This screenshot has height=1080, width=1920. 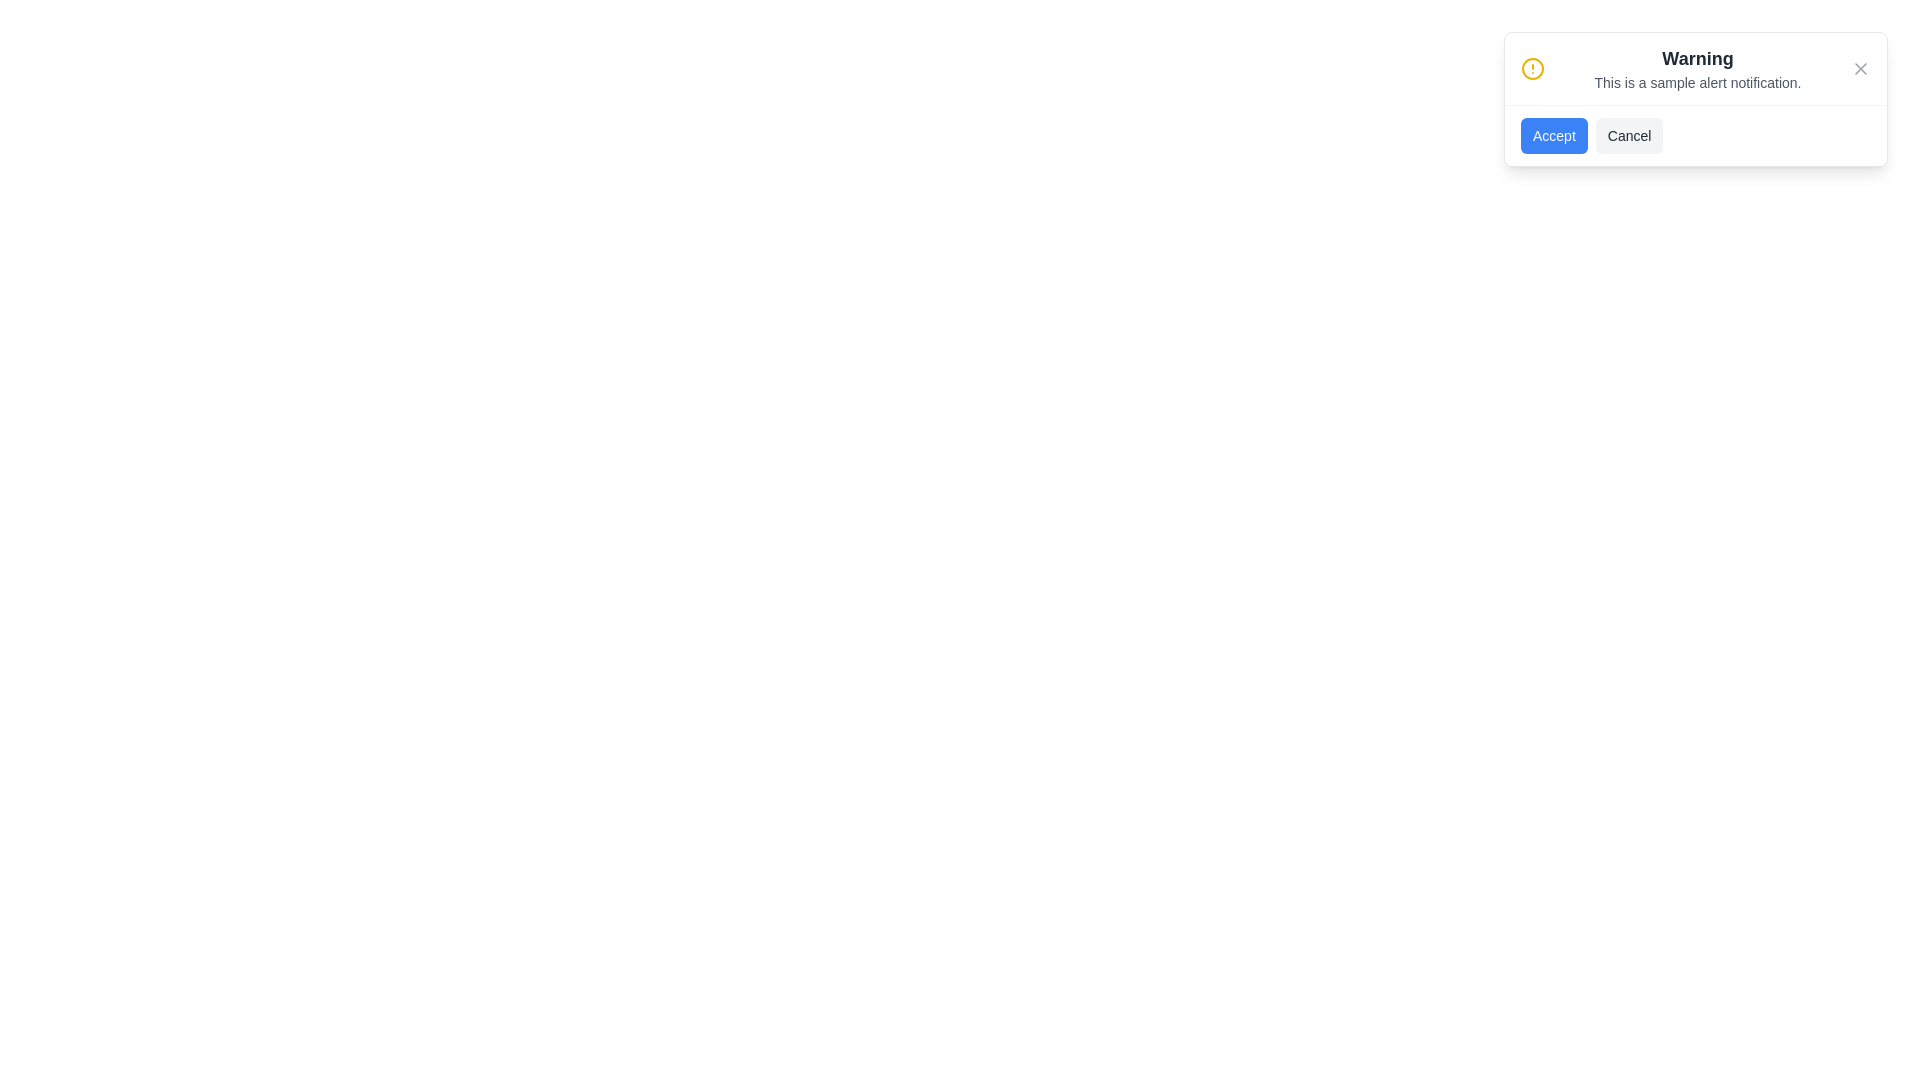 I want to click on the dismiss button located at the bottom right of the notification box, so click(x=1629, y=135).